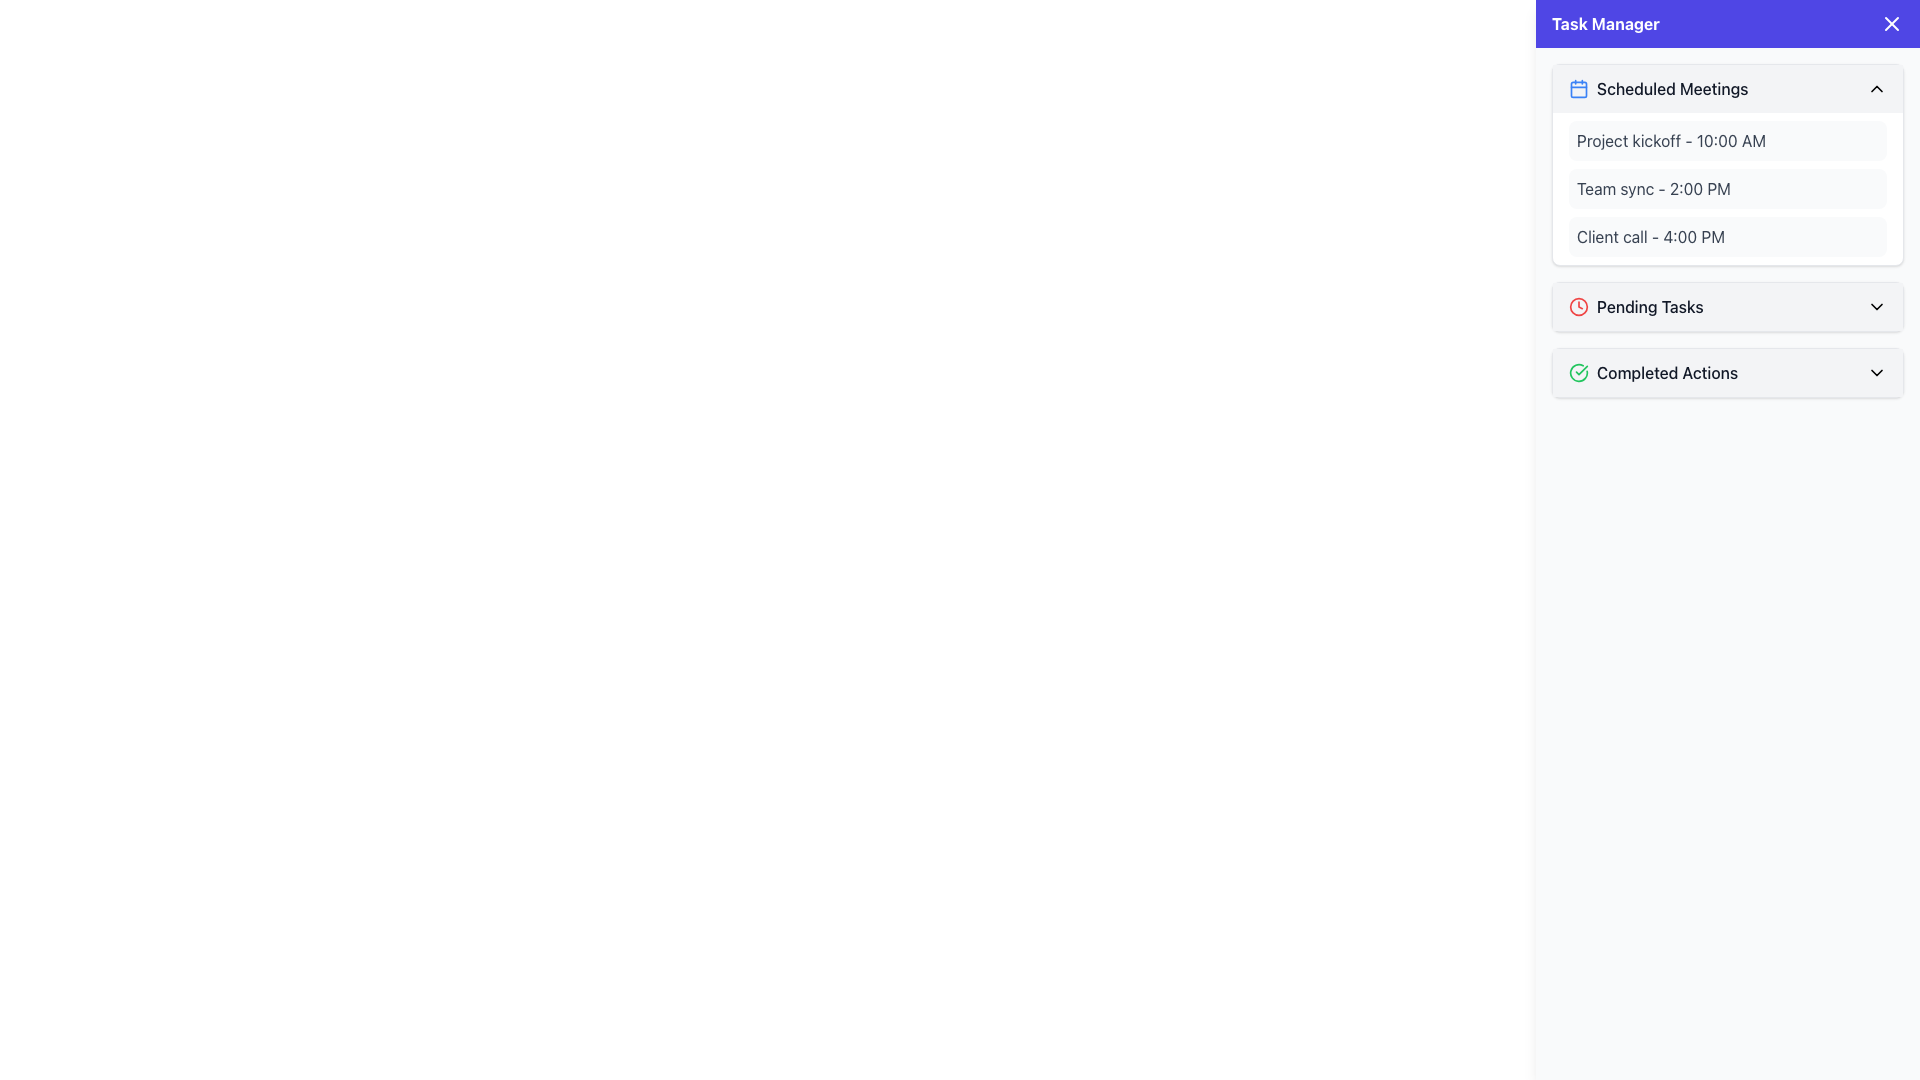  I want to click on the close button located in the top-right corner of the task management header bar, so click(1890, 23).